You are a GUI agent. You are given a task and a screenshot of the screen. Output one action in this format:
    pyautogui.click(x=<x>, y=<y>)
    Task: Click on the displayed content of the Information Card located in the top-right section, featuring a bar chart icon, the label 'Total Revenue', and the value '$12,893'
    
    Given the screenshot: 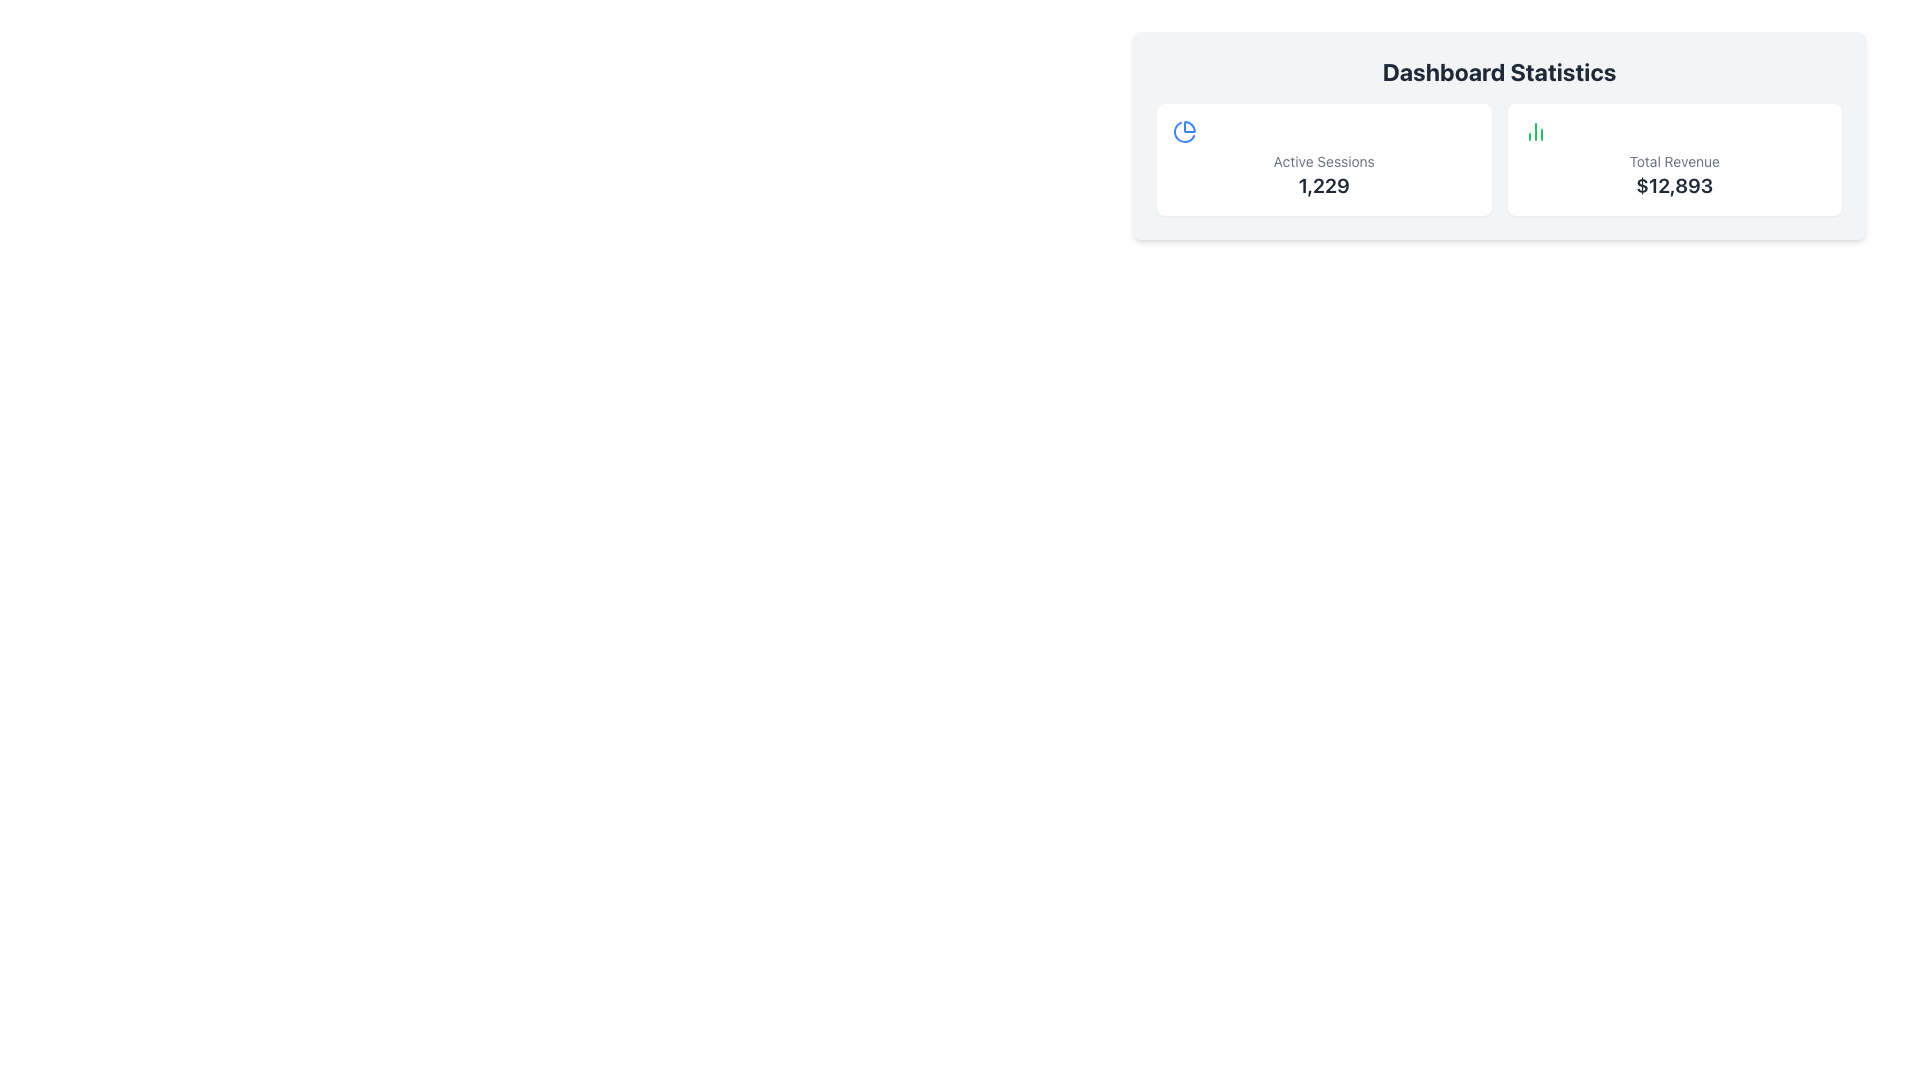 What is the action you would take?
    pyautogui.click(x=1674, y=158)
    